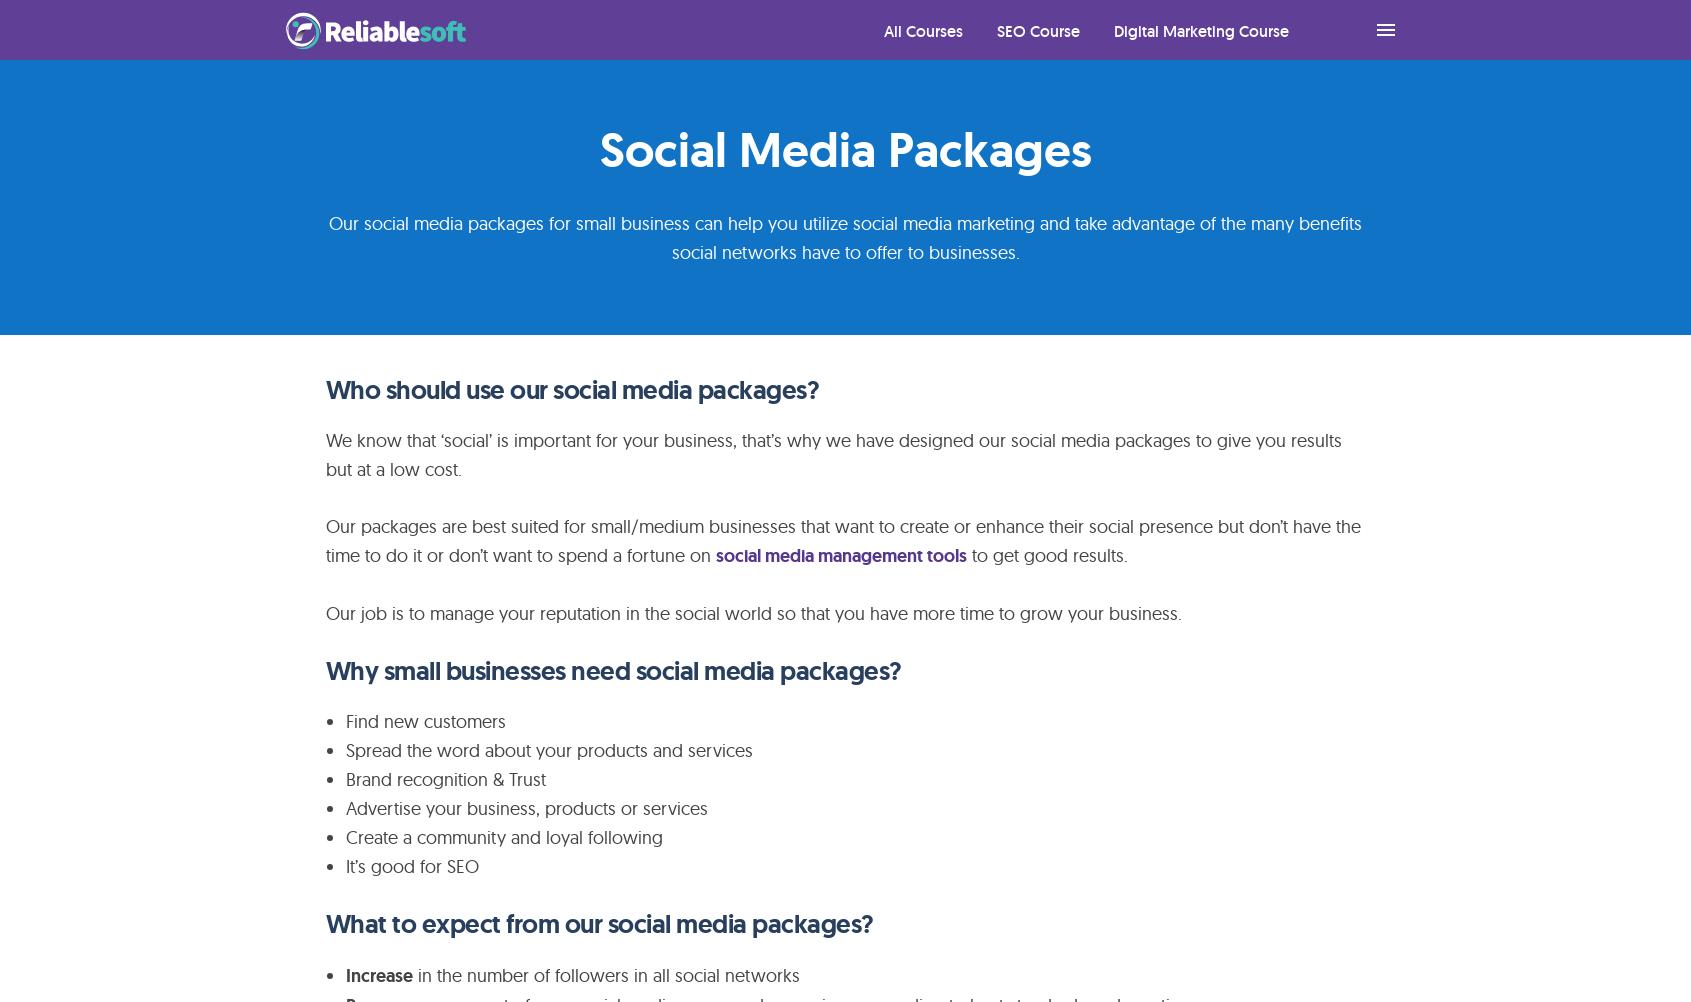 Image resolution: width=1691 pixels, height=1002 pixels. Describe the element at coordinates (445, 778) in the screenshot. I see `'Brand recognition & Trust'` at that location.